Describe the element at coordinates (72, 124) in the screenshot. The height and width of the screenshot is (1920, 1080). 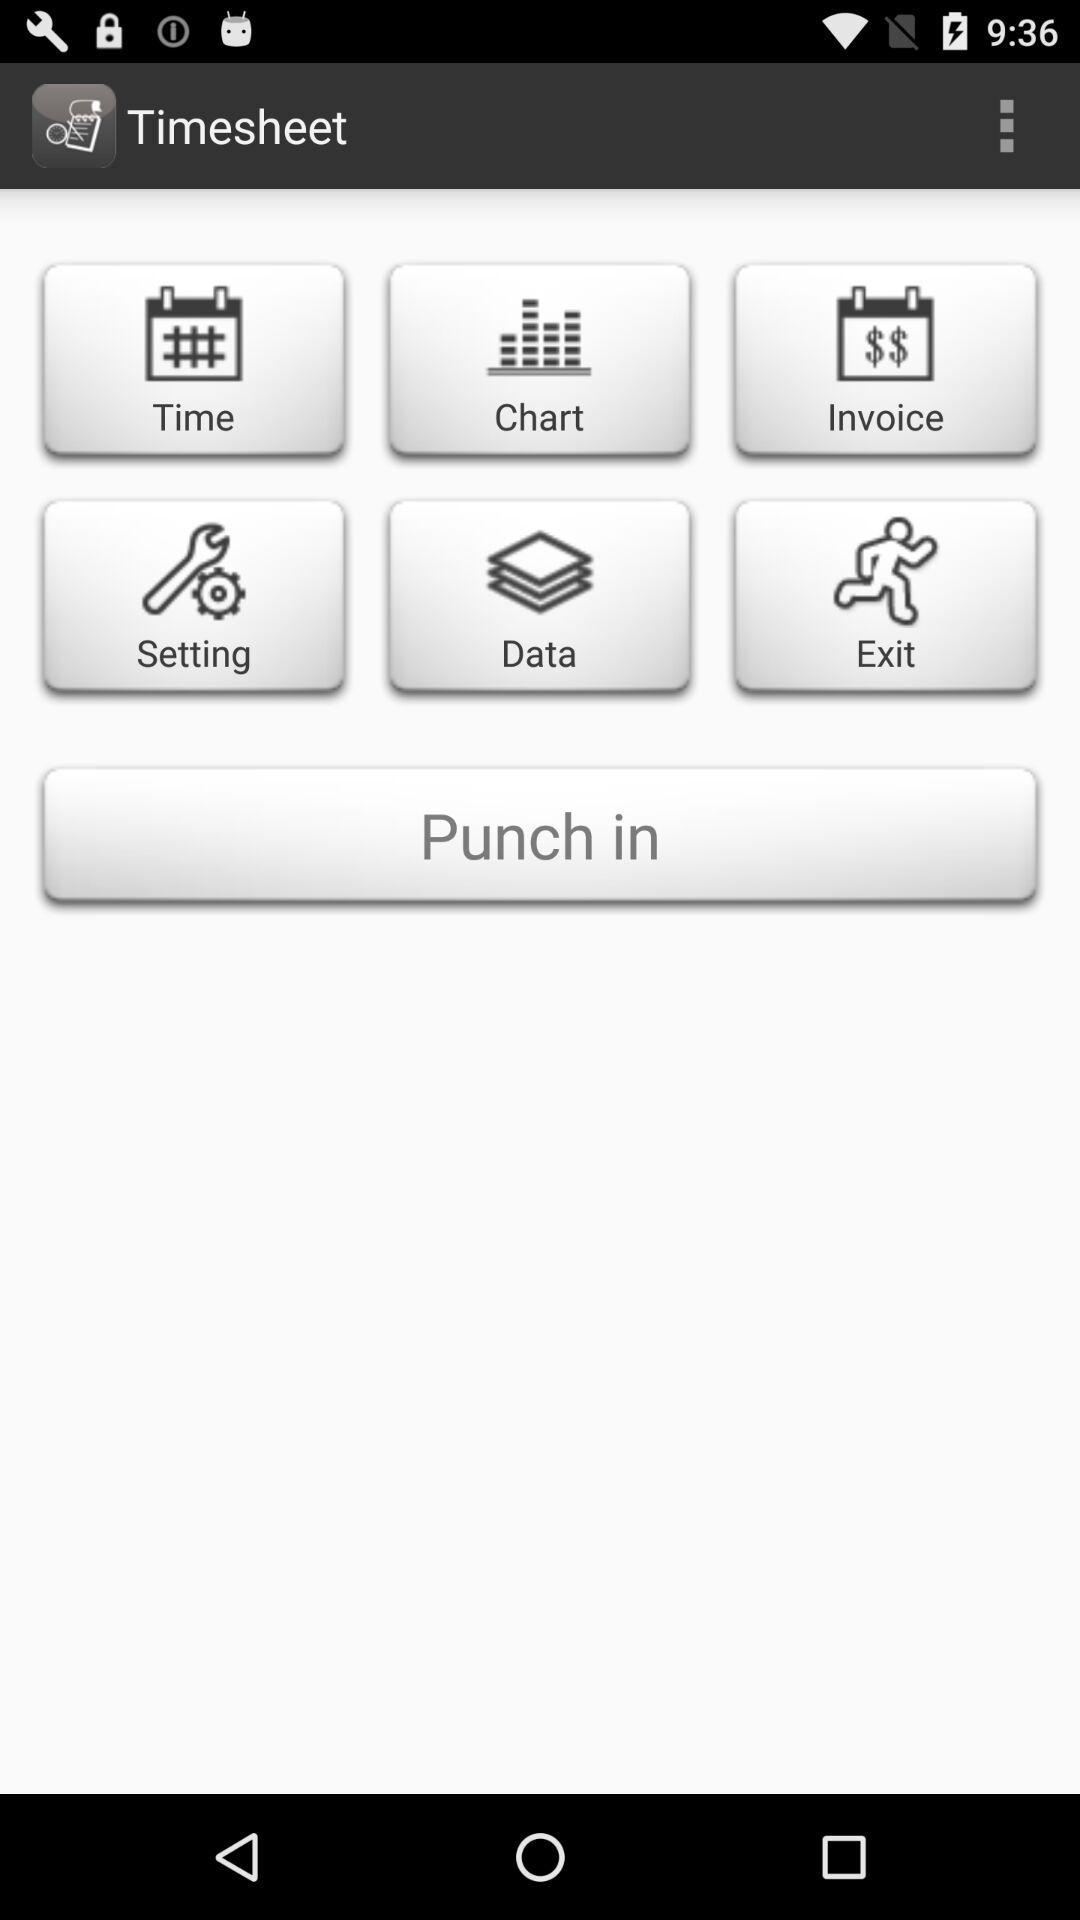
I see `the image next to timesheet` at that location.